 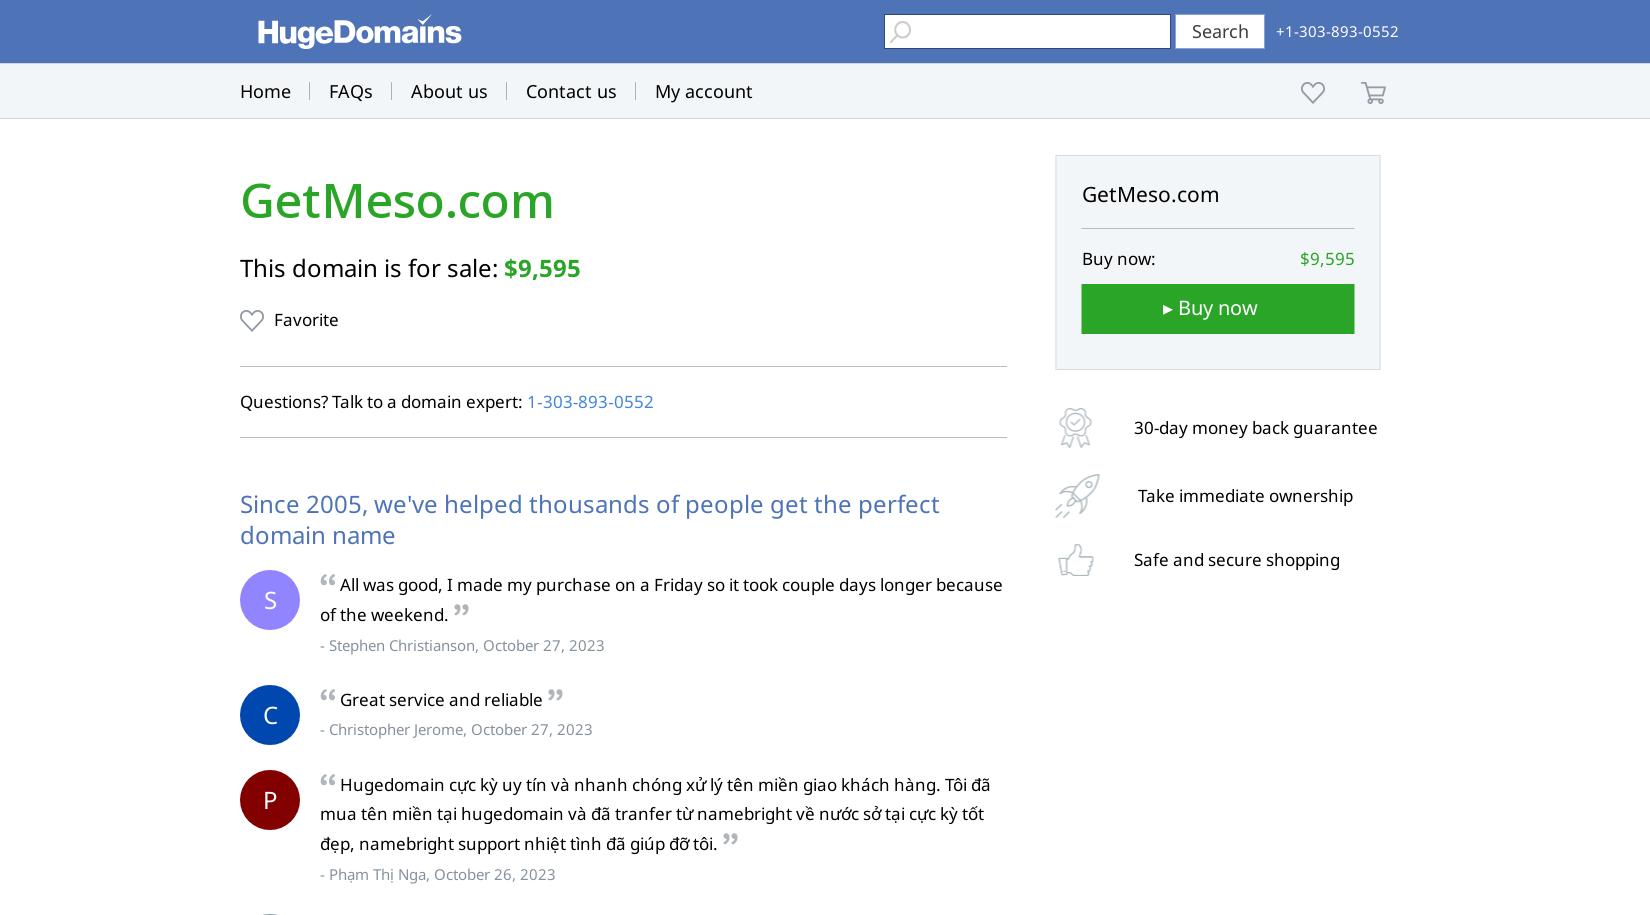 What do you see at coordinates (1336, 31) in the screenshot?
I see `'+1-303-893-0552'` at bounding box center [1336, 31].